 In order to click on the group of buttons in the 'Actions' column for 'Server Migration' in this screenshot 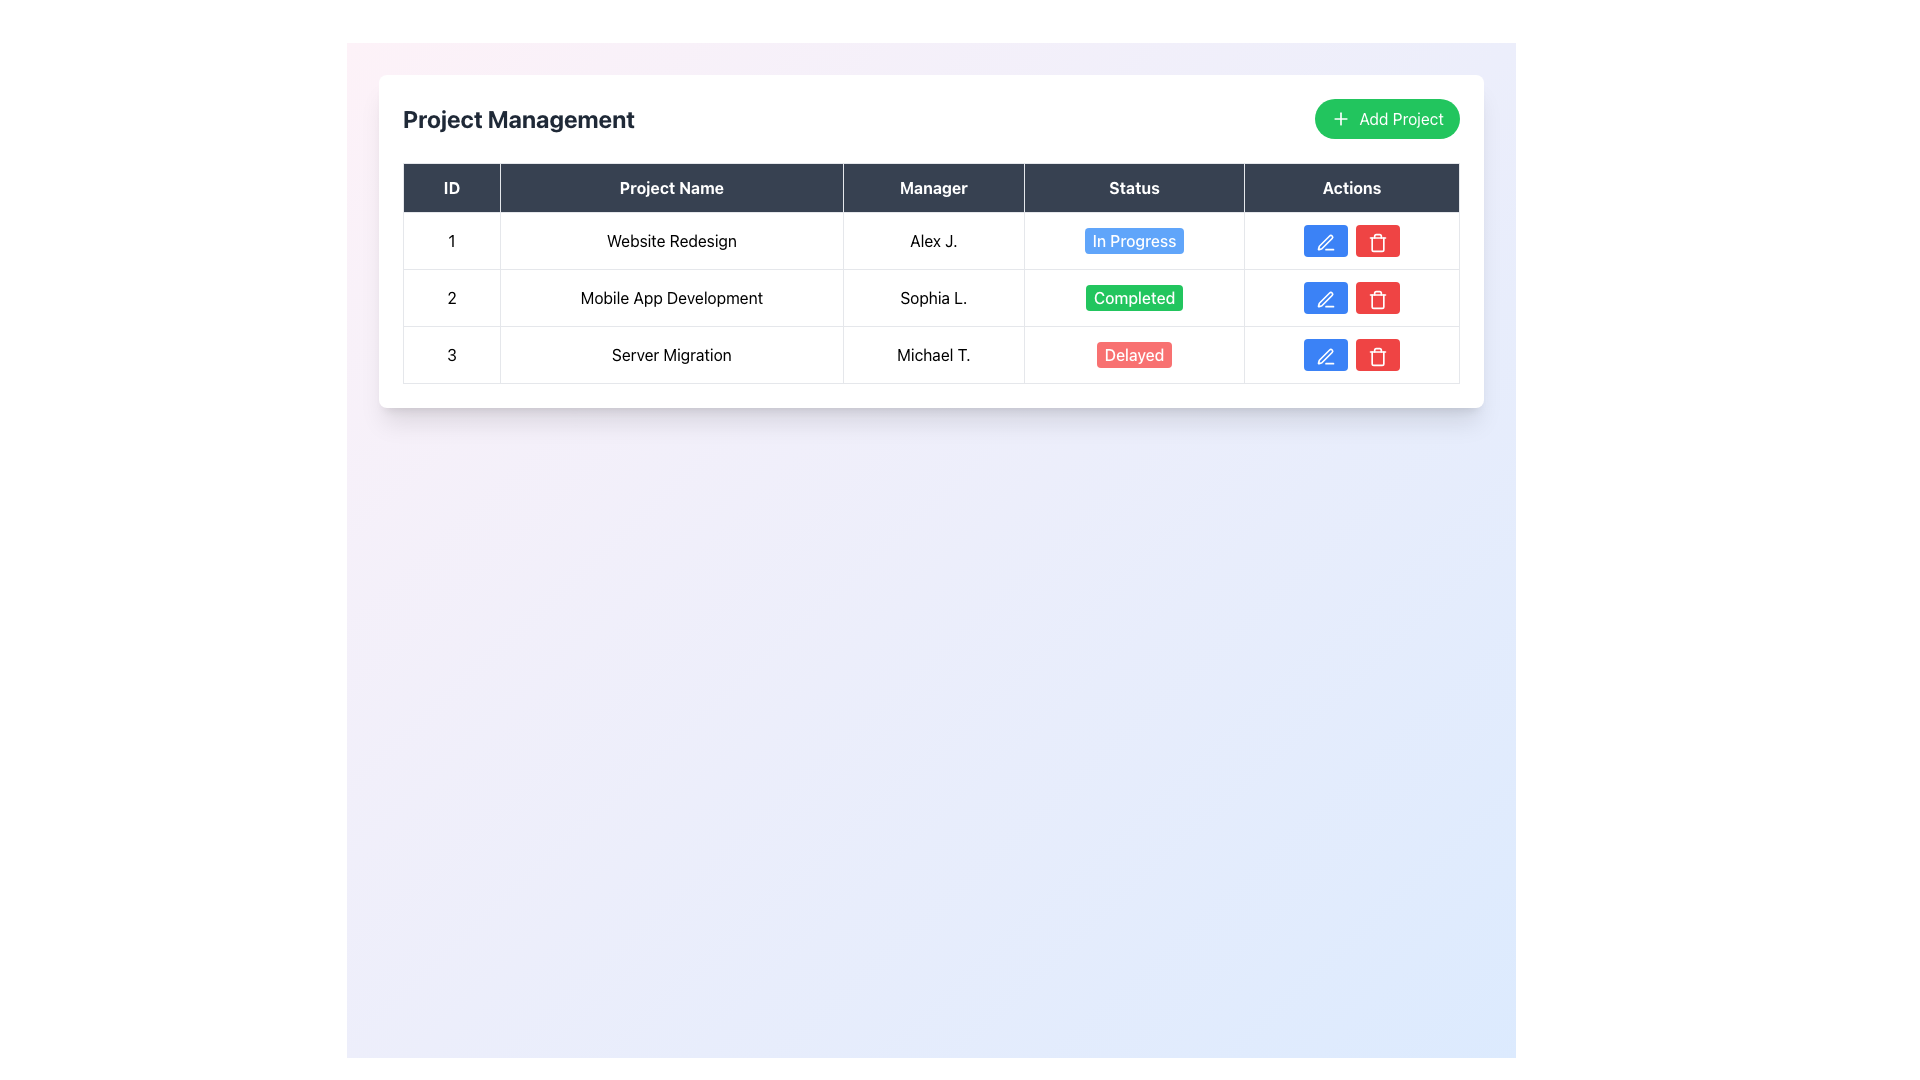, I will do `click(1352, 353)`.